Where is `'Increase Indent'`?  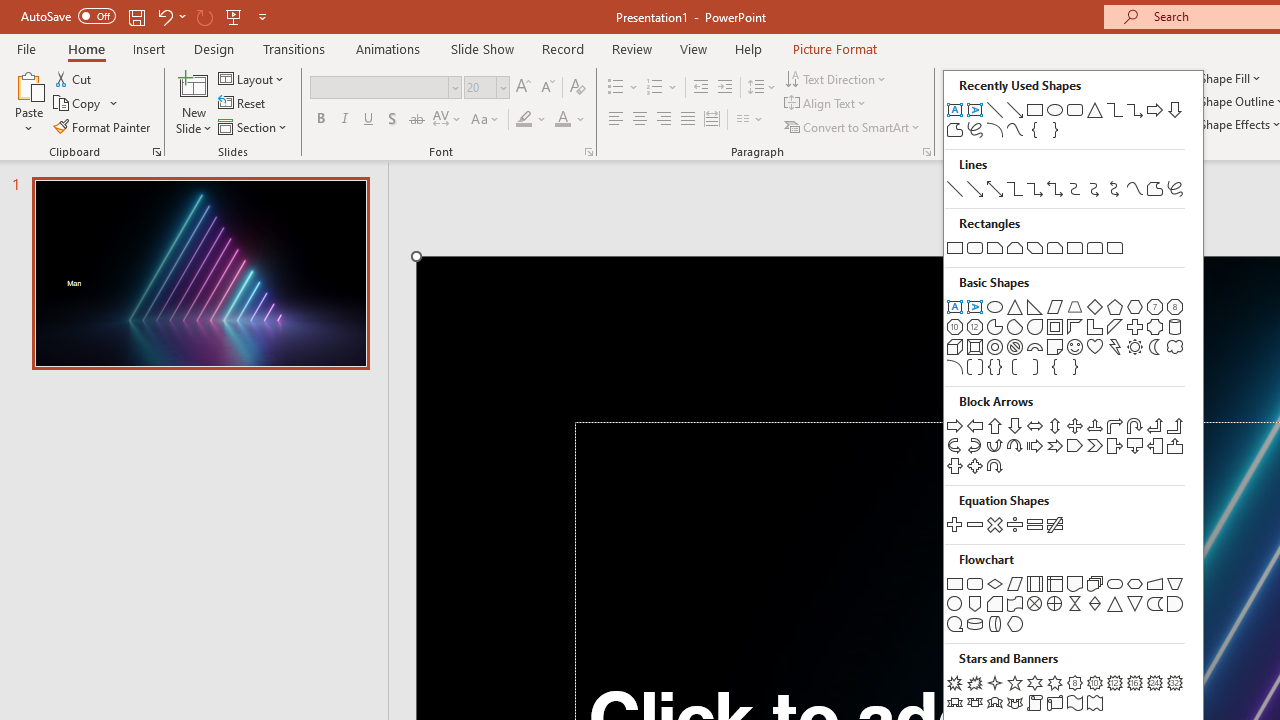 'Increase Indent' is located at coordinates (724, 86).